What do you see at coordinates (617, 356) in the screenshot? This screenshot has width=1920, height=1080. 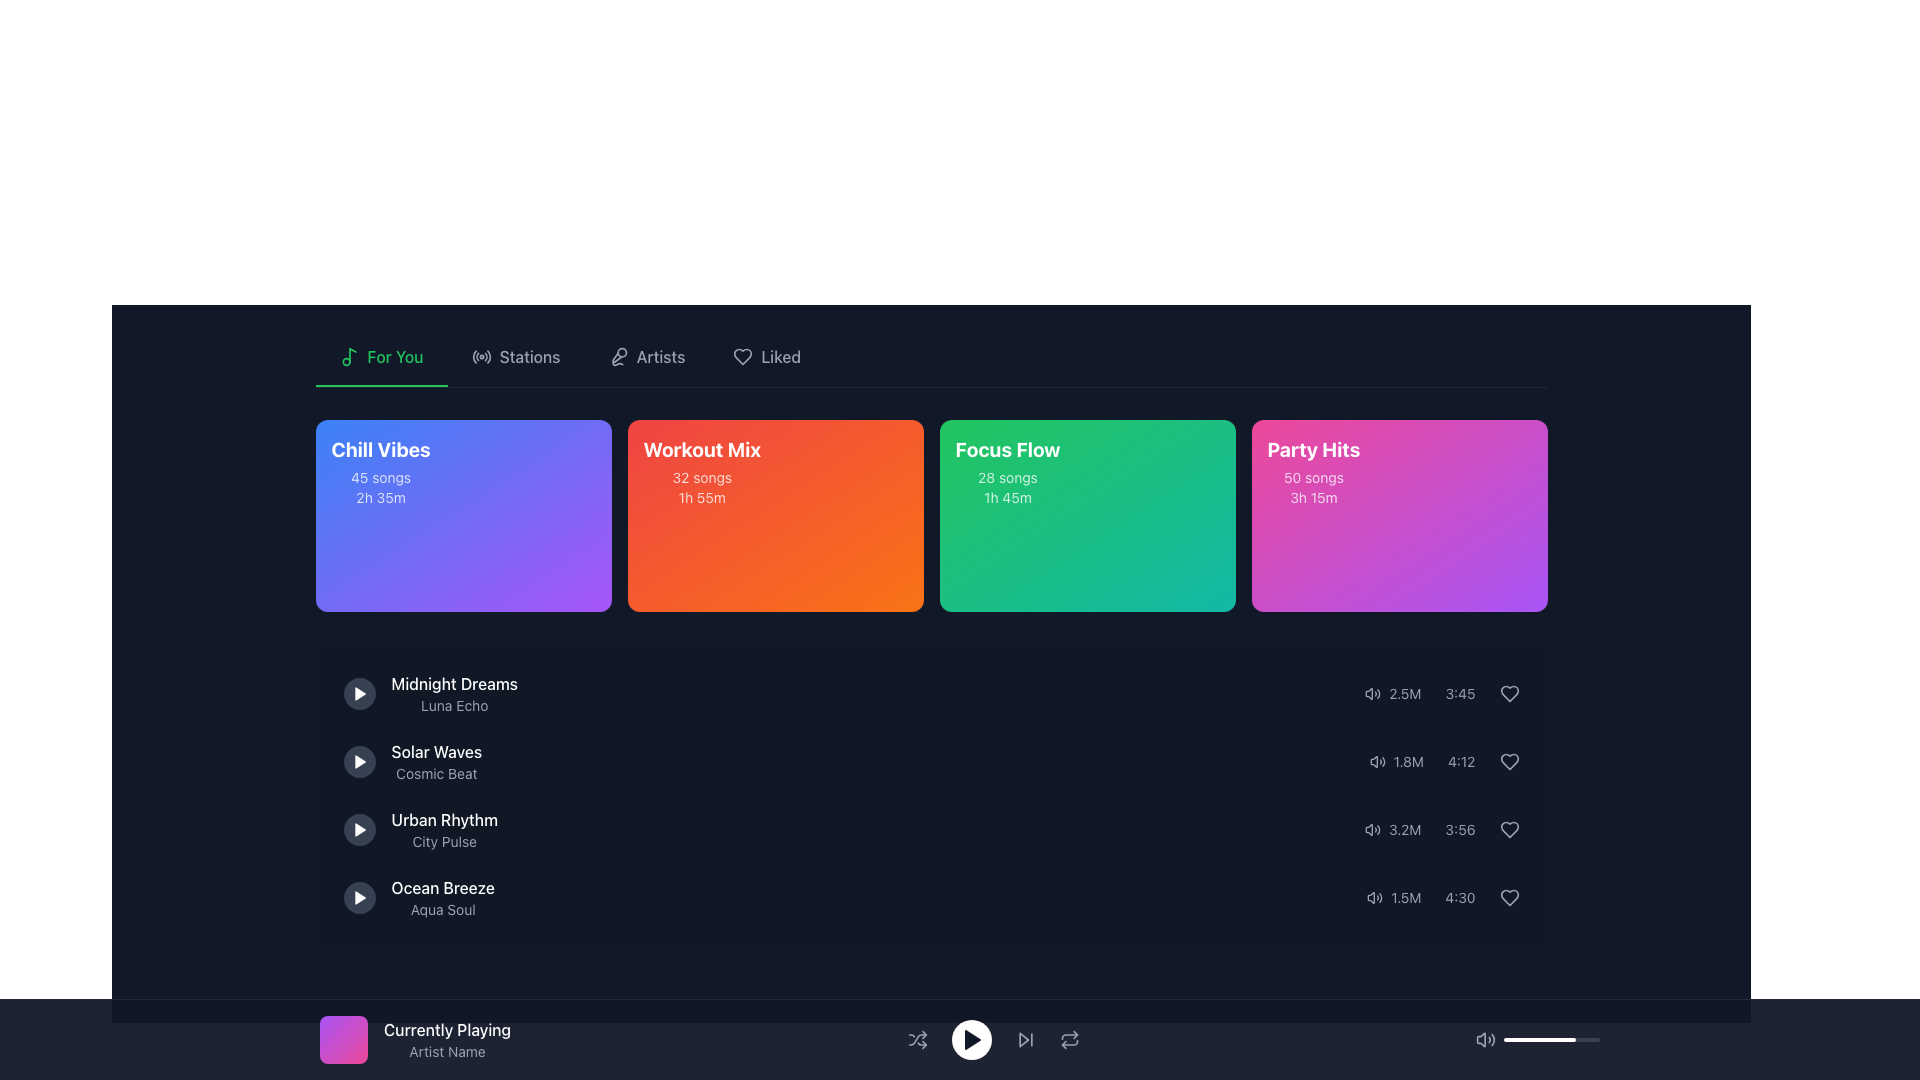 I see `the microphone icon located in the 'Artists' tab of the menu bar, positioned to the left of the text label 'Artists'` at bounding box center [617, 356].